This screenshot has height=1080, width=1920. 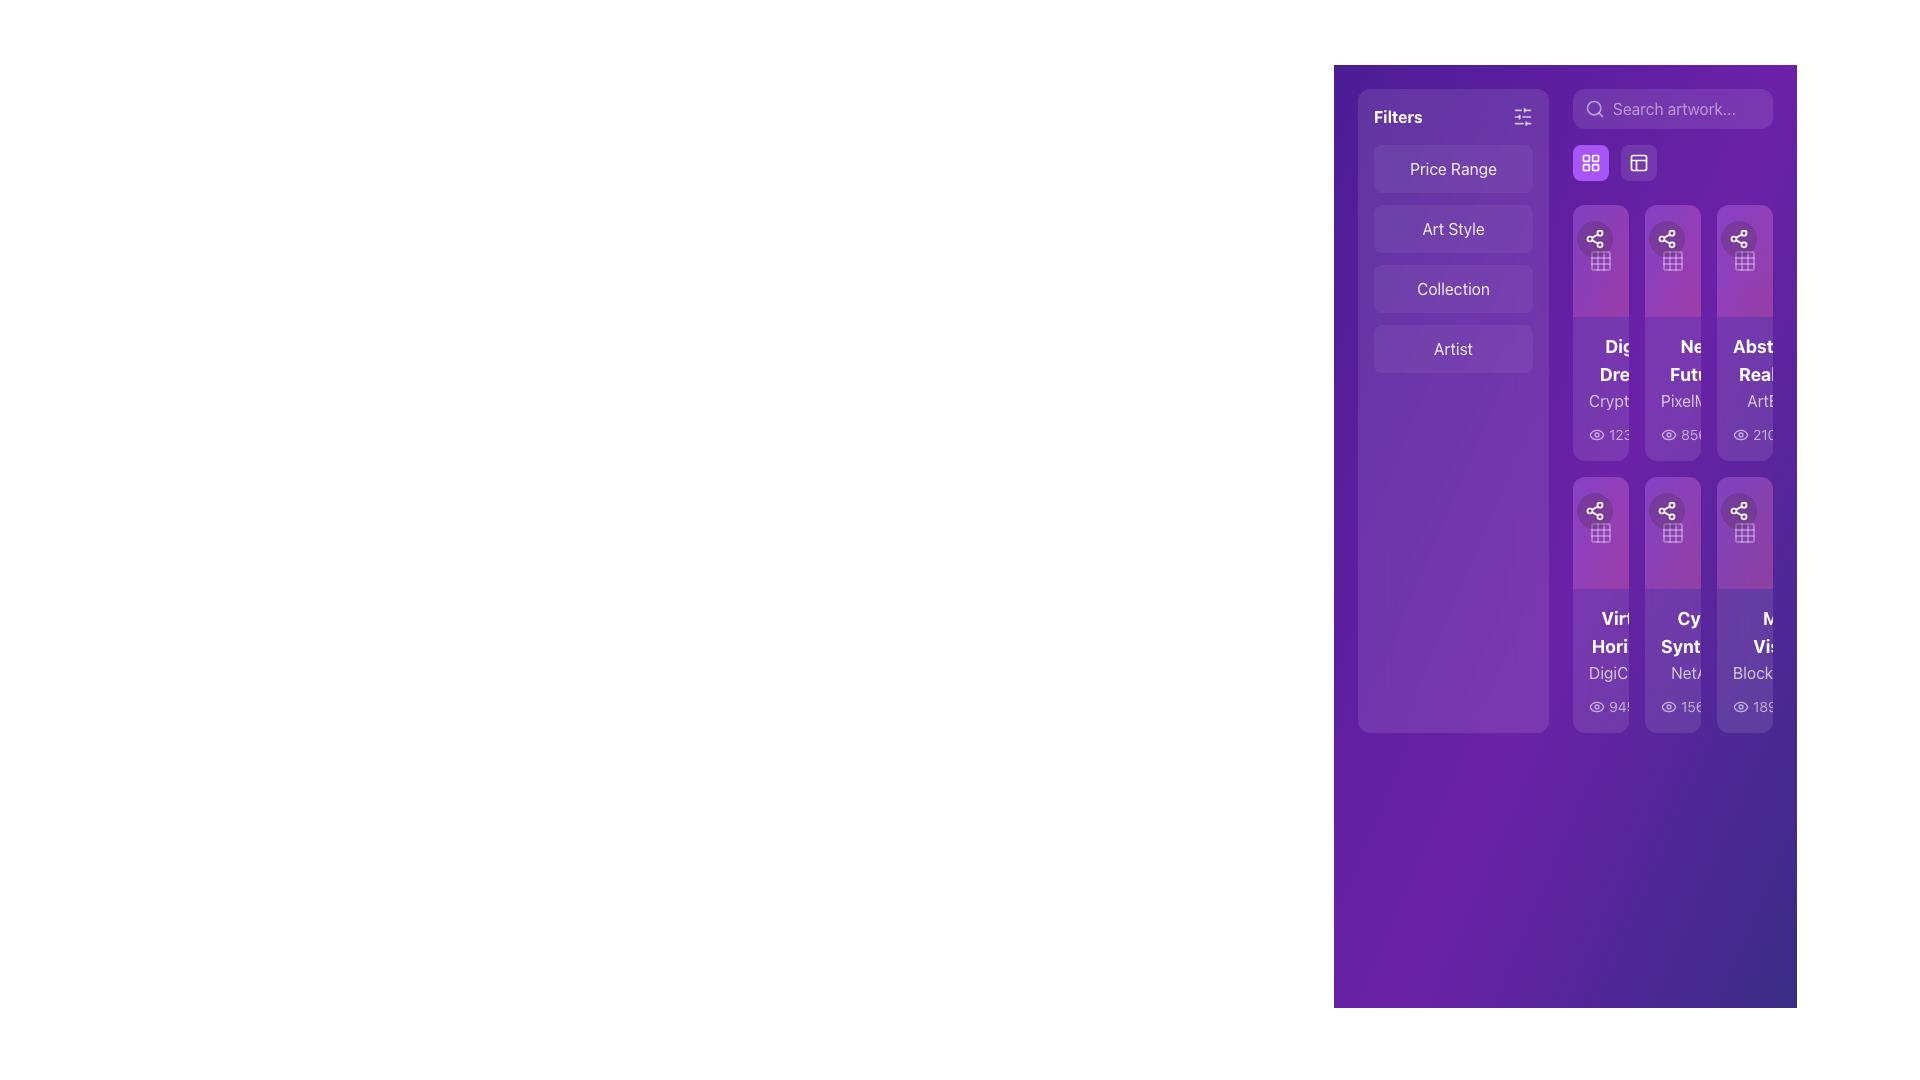 I want to click on the Text Label that represents a numerical value in the bottom section of the Meta Visions card, located in the sixth column of the grid layout, so click(x=1744, y=705).